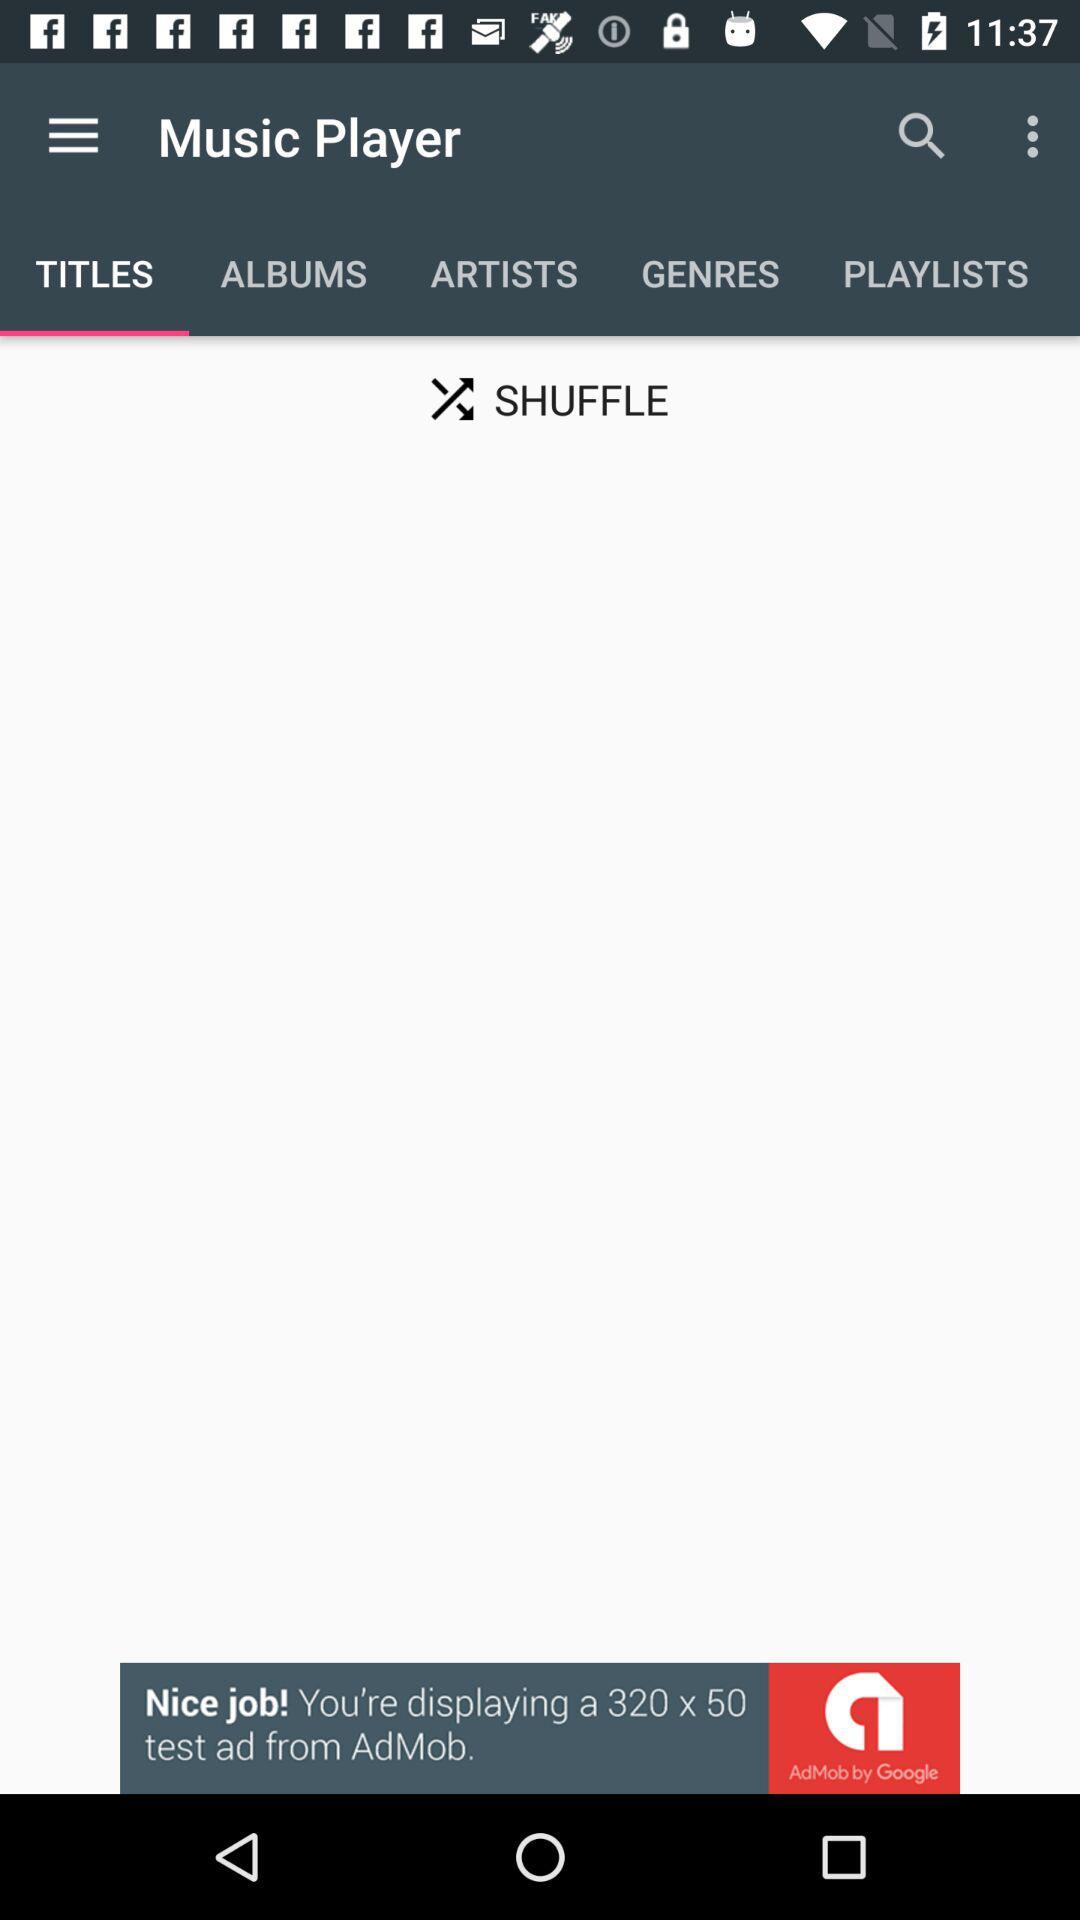  Describe the element at coordinates (540, 1727) in the screenshot. I see `interact with advertisement` at that location.